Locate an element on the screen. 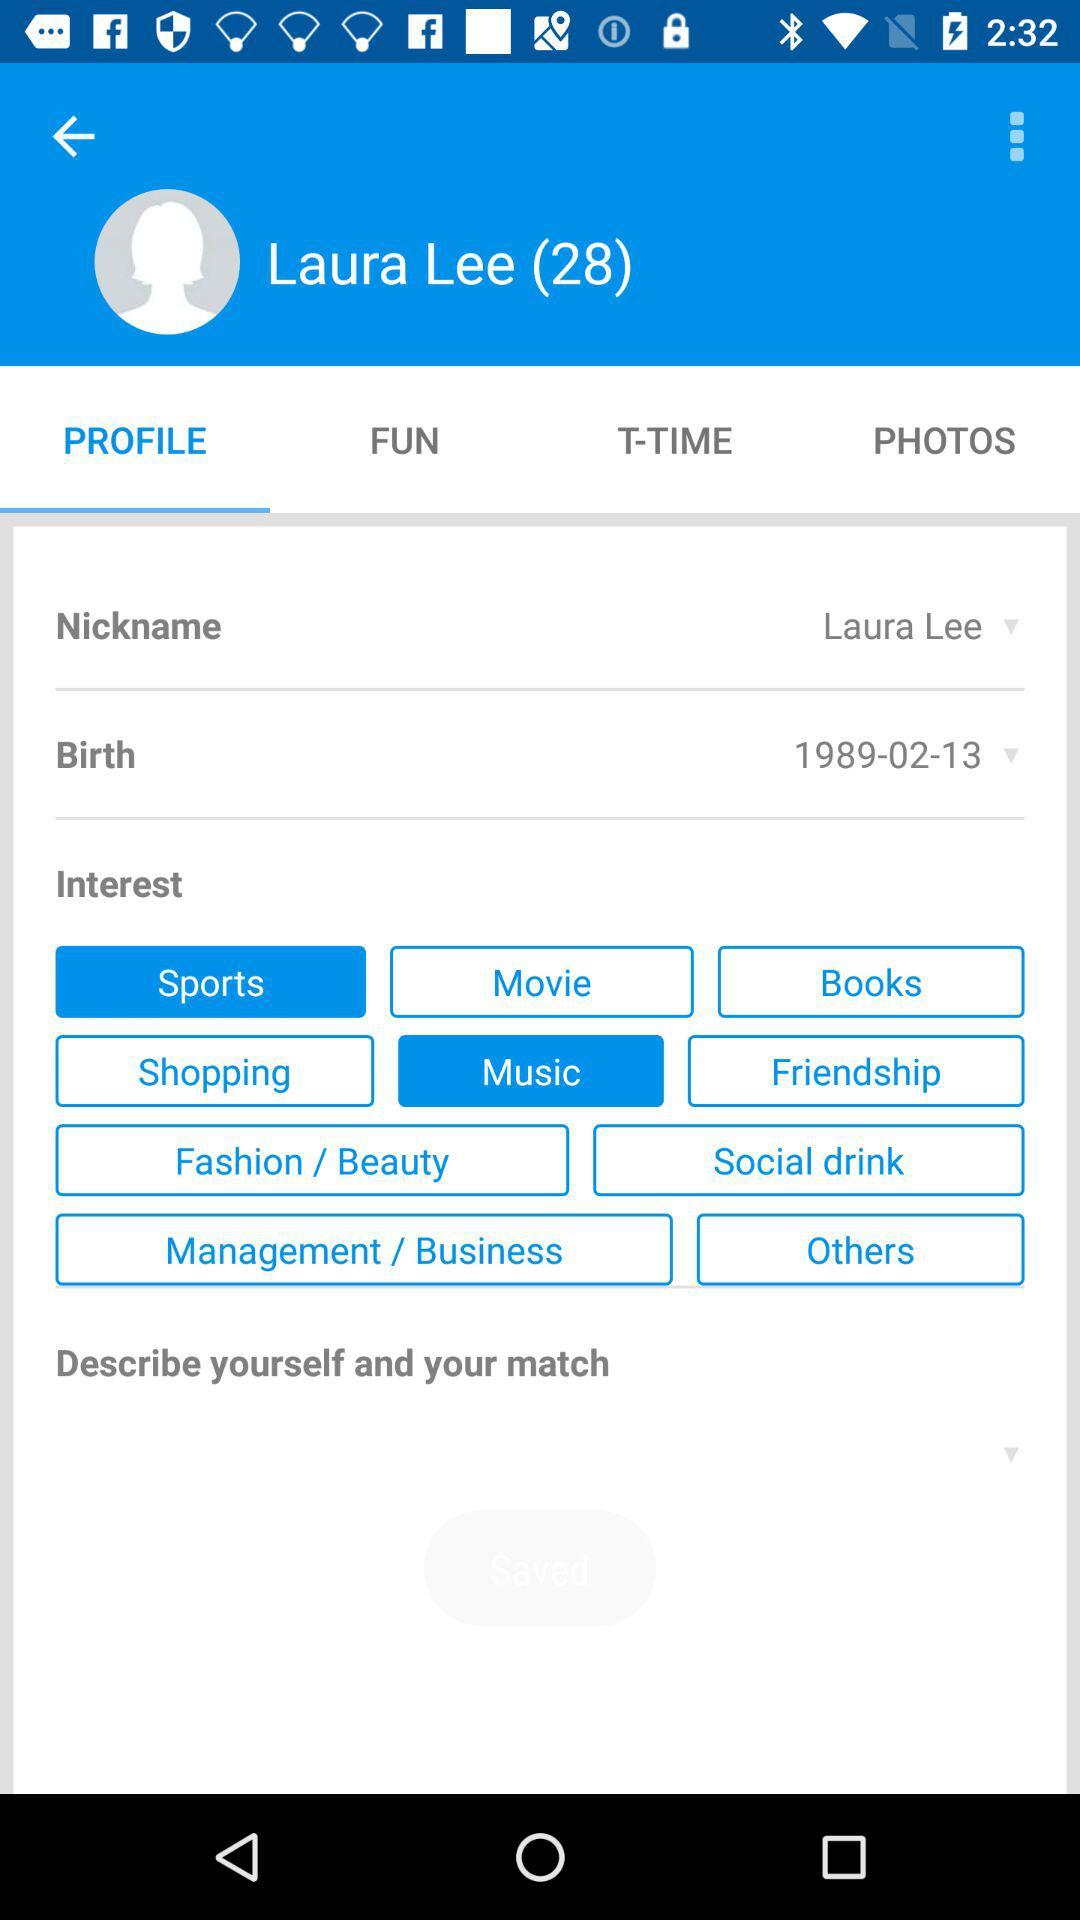  the item to the right of management / business icon is located at coordinates (859, 1248).